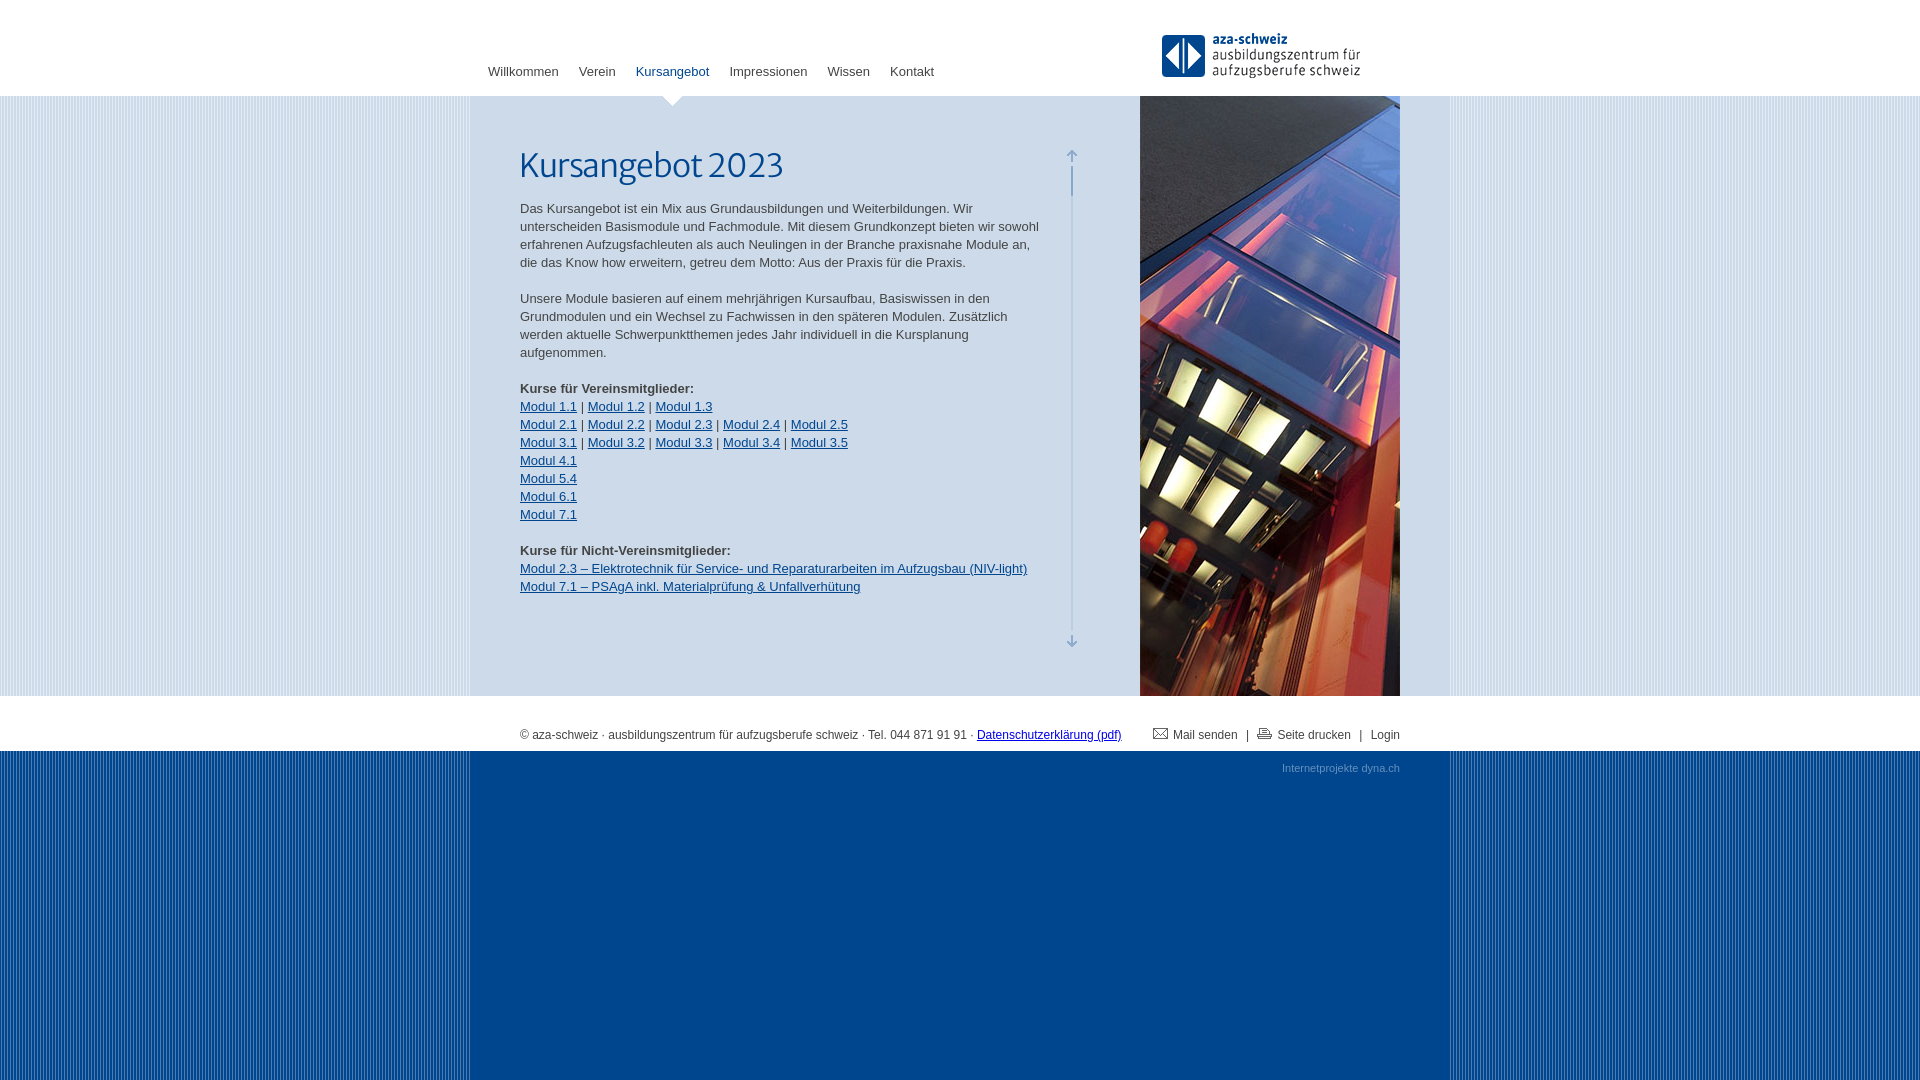 The image size is (1920, 1080). I want to click on 'Modul 4.1', so click(548, 460).